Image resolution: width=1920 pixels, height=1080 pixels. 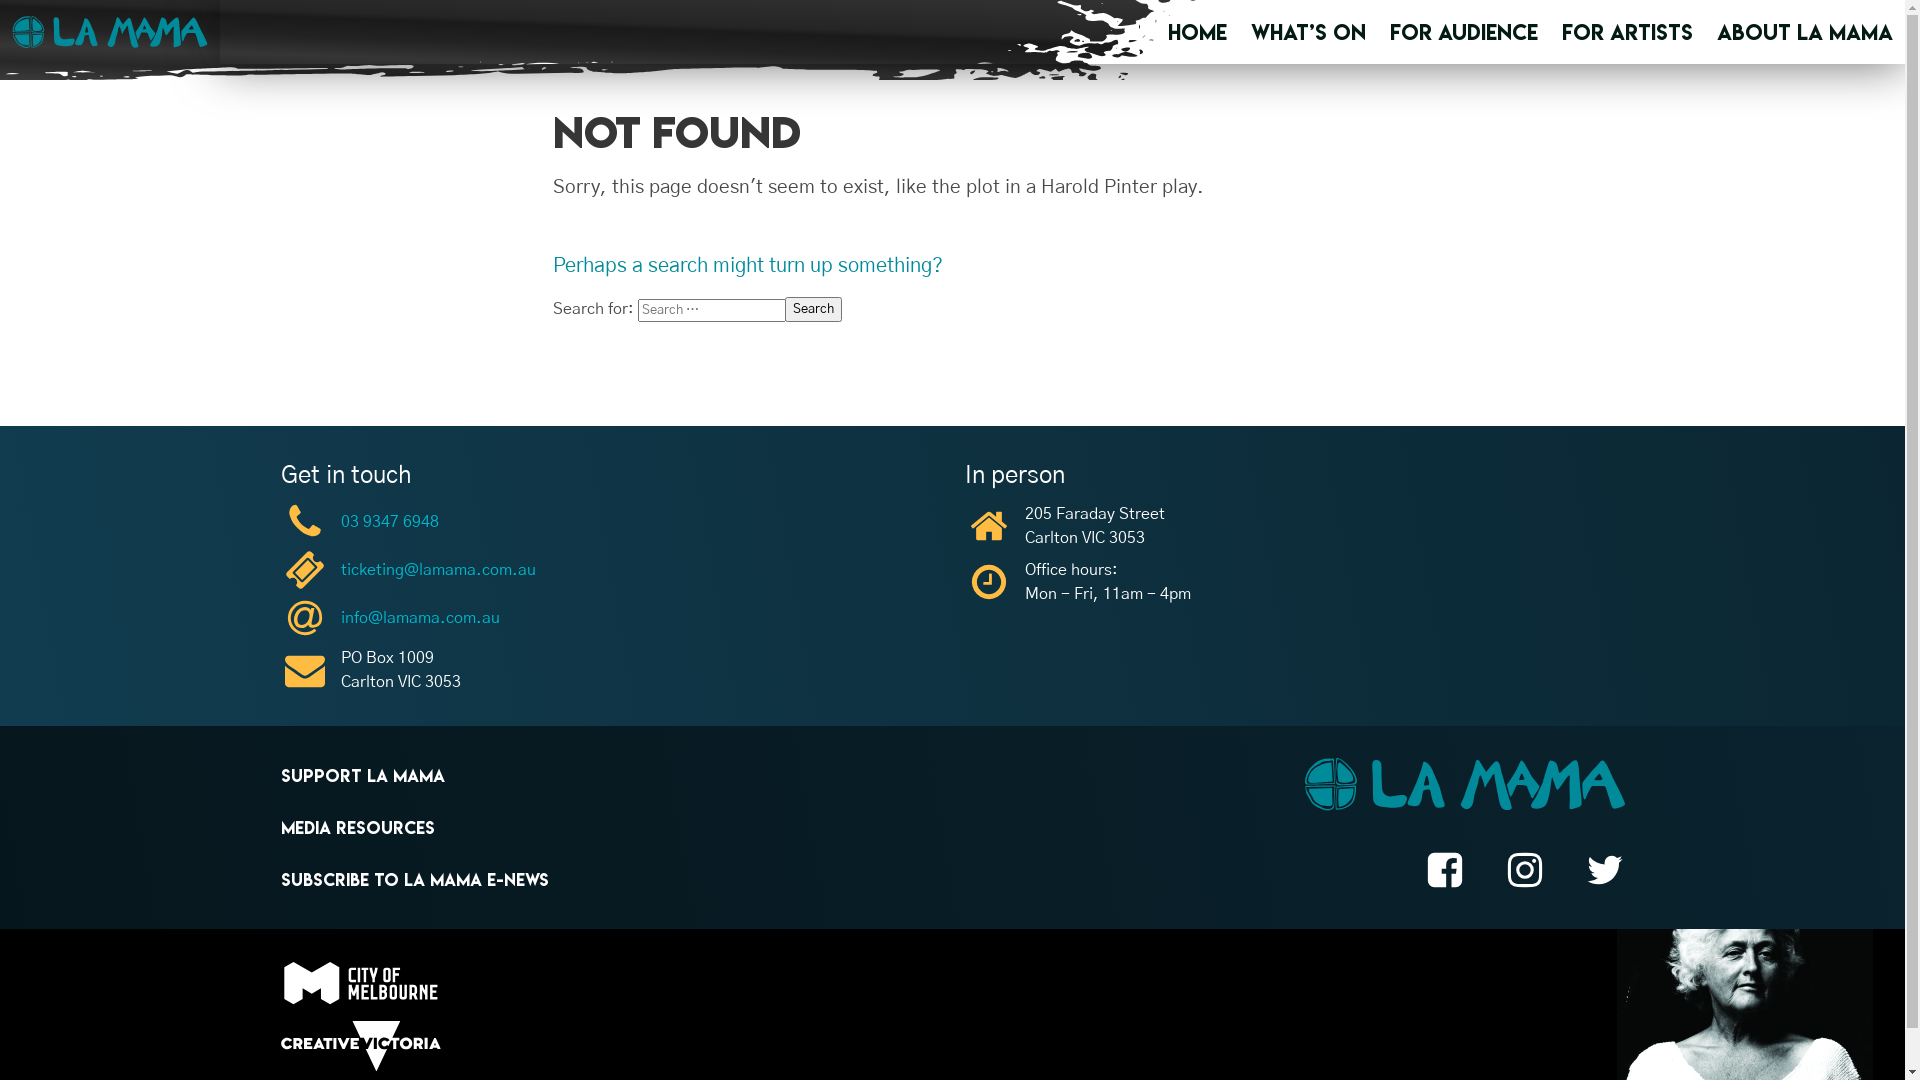 What do you see at coordinates (1522, 872) in the screenshot?
I see `'La Mama on Instagram'` at bounding box center [1522, 872].